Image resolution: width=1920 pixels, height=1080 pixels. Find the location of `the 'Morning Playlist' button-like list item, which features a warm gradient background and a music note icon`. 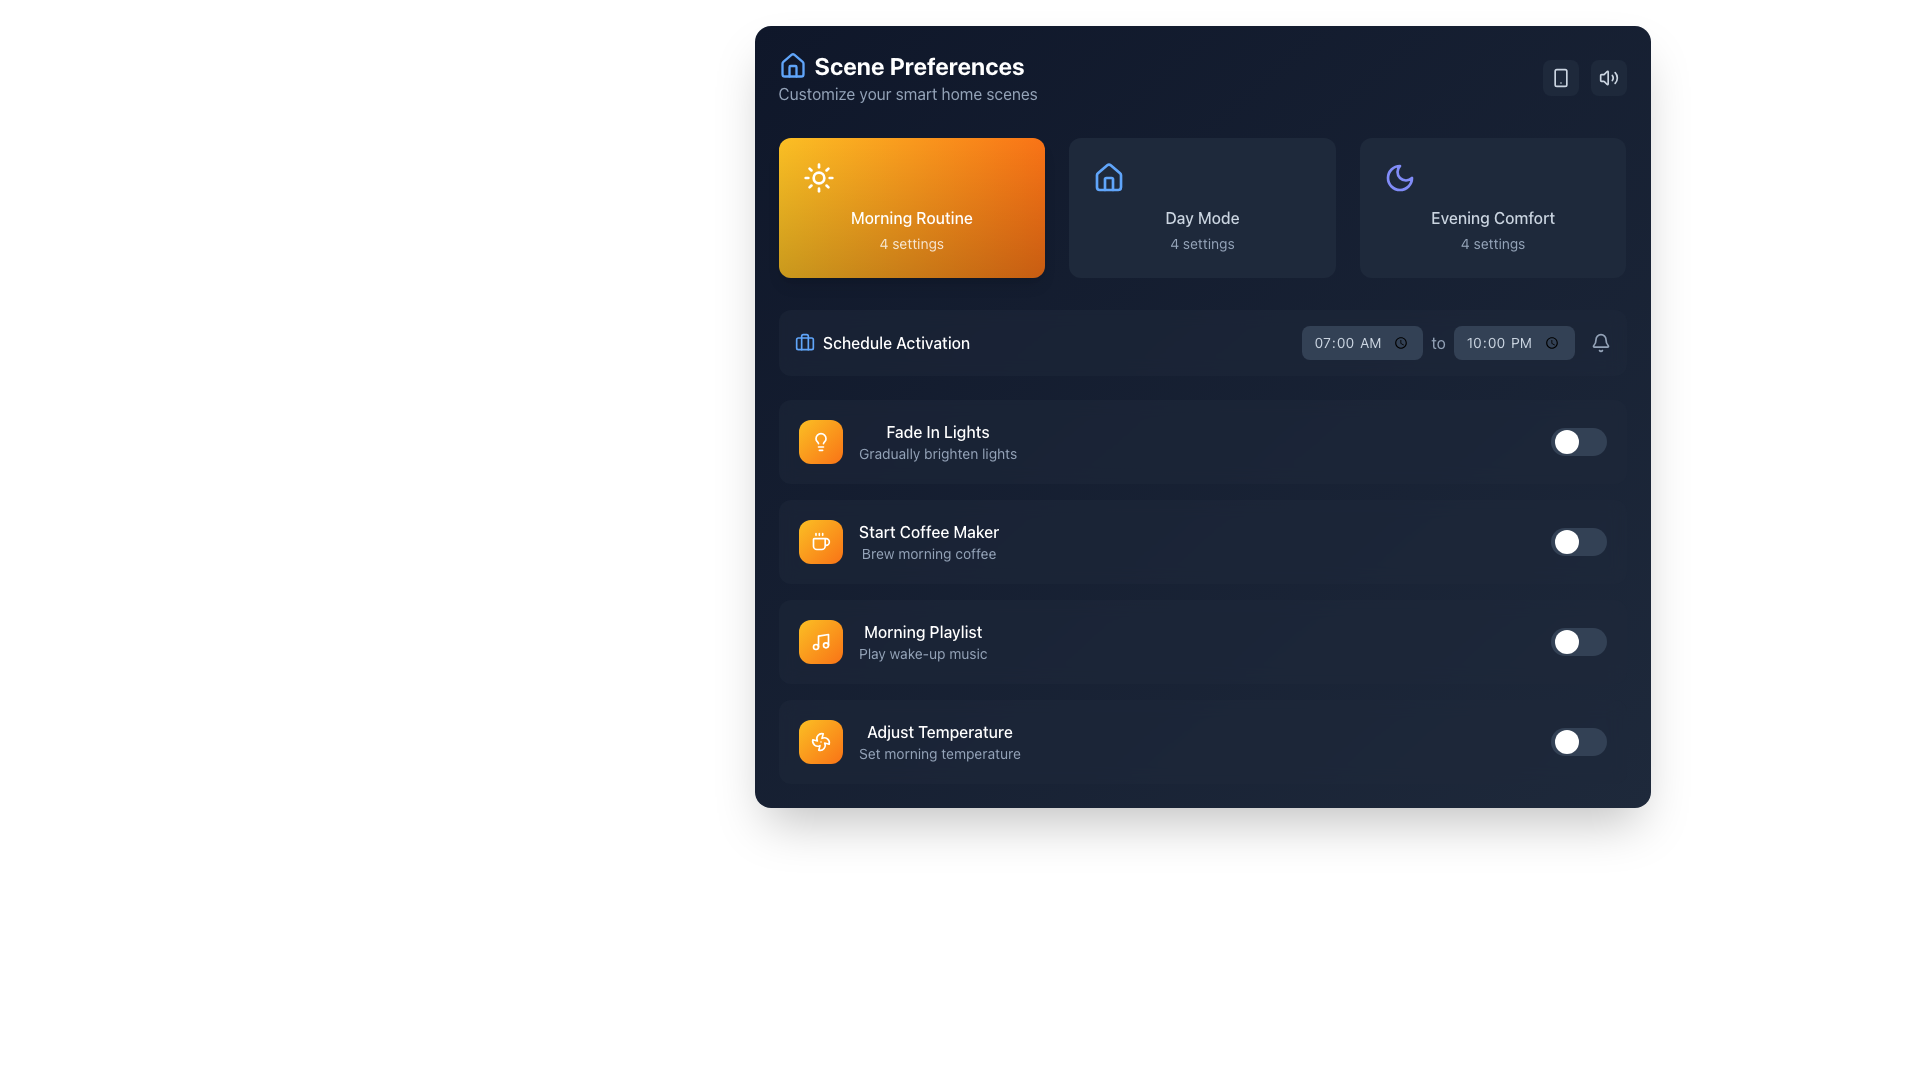

the 'Morning Playlist' button-like list item, which features a warm gradient background and a music note icon is located at coordinates (891, 641).